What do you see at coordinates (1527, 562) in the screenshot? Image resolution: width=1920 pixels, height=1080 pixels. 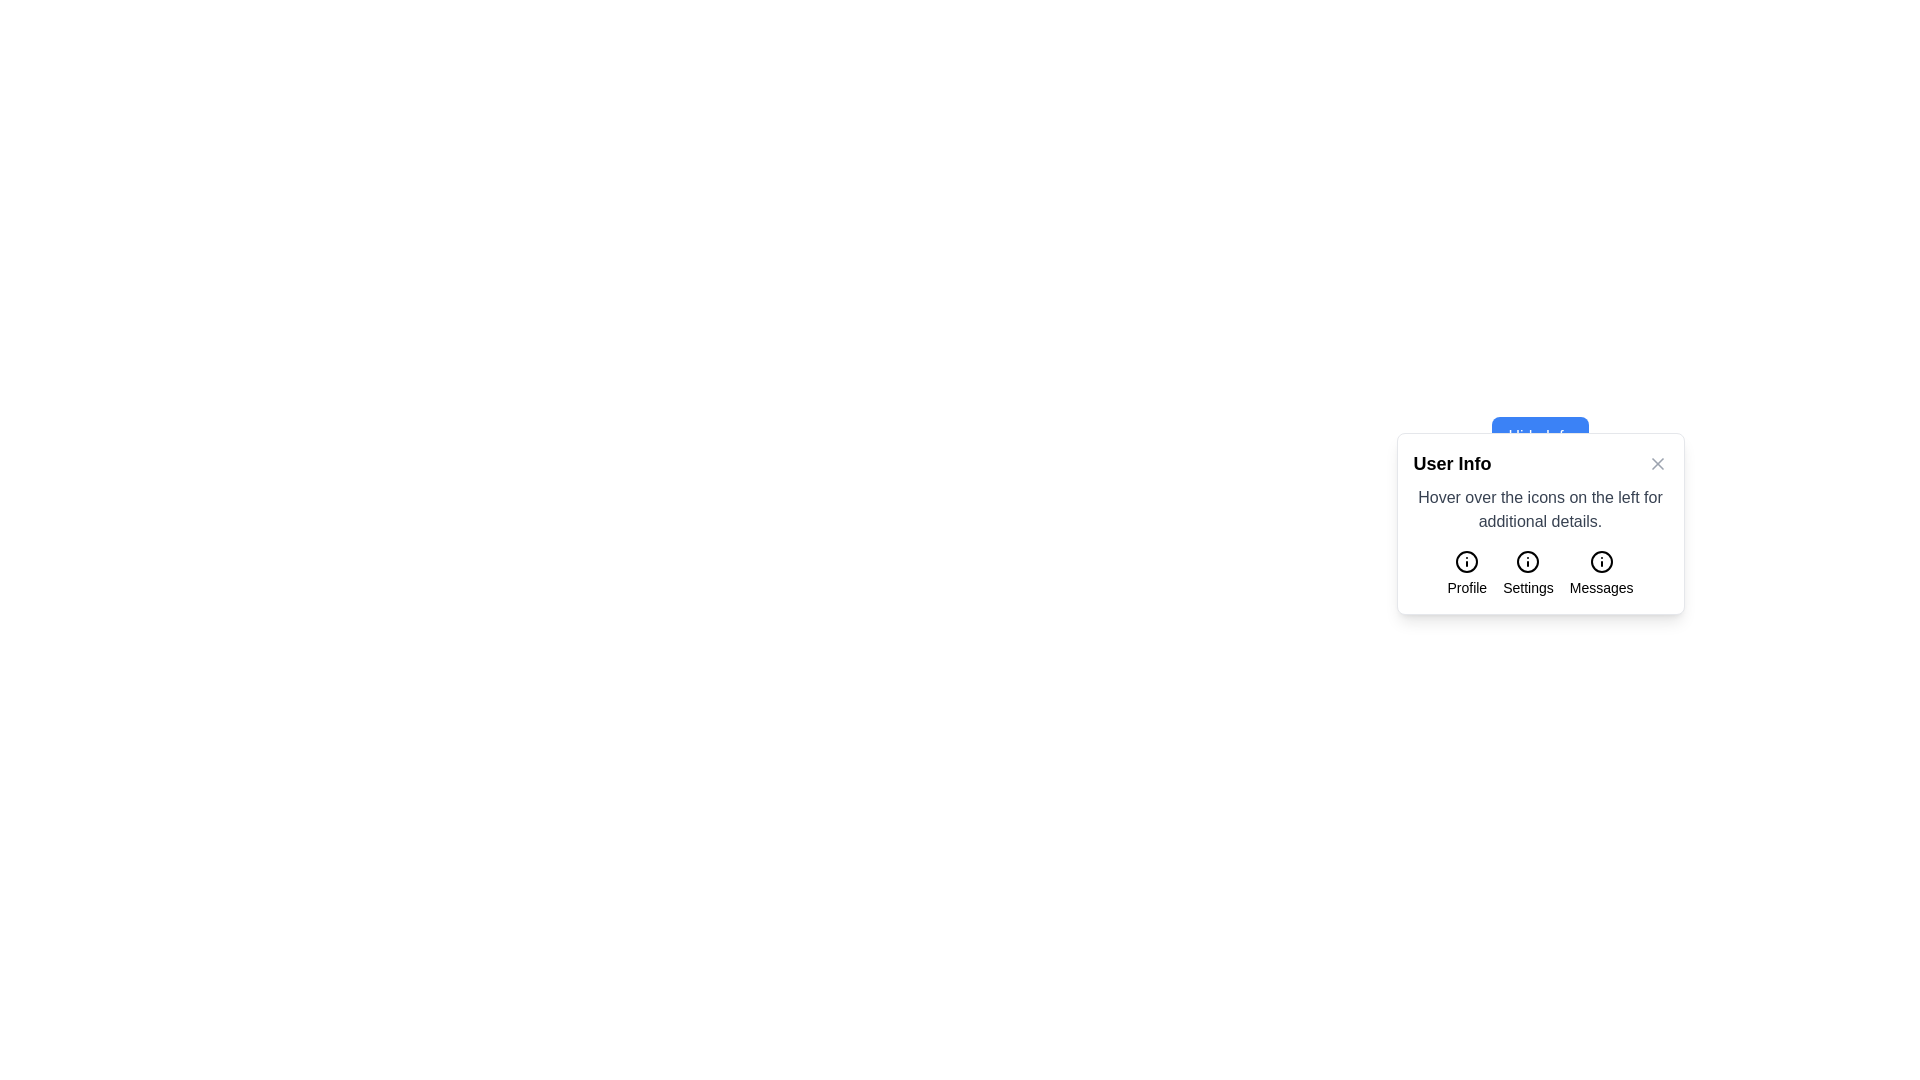 I see `the visual emphasis of the SVG Circle that indicates an information feature, located below the 'Settings' text in the icon group` at bounding box center [1527, 562].